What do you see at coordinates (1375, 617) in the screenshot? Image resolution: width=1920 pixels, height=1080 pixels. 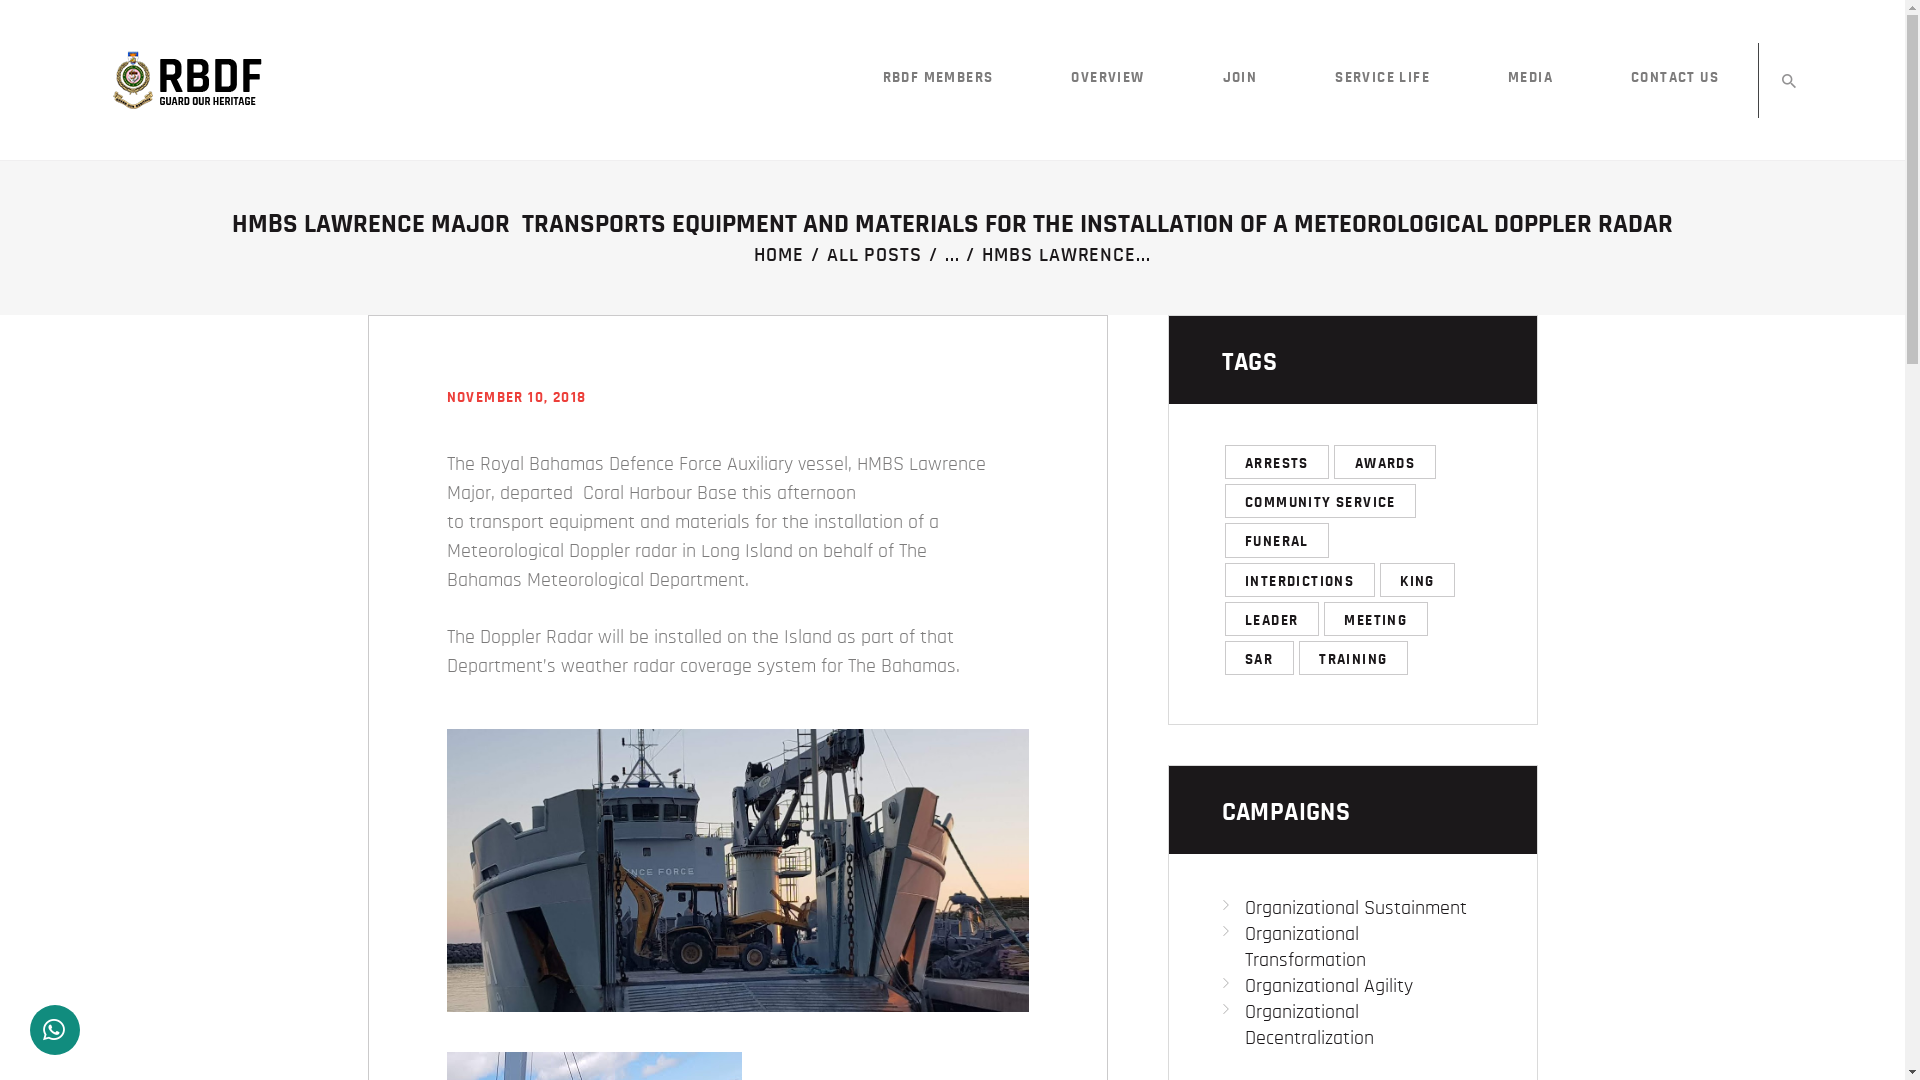 I see `'MEETING'` at bounding box center [1375, 617].